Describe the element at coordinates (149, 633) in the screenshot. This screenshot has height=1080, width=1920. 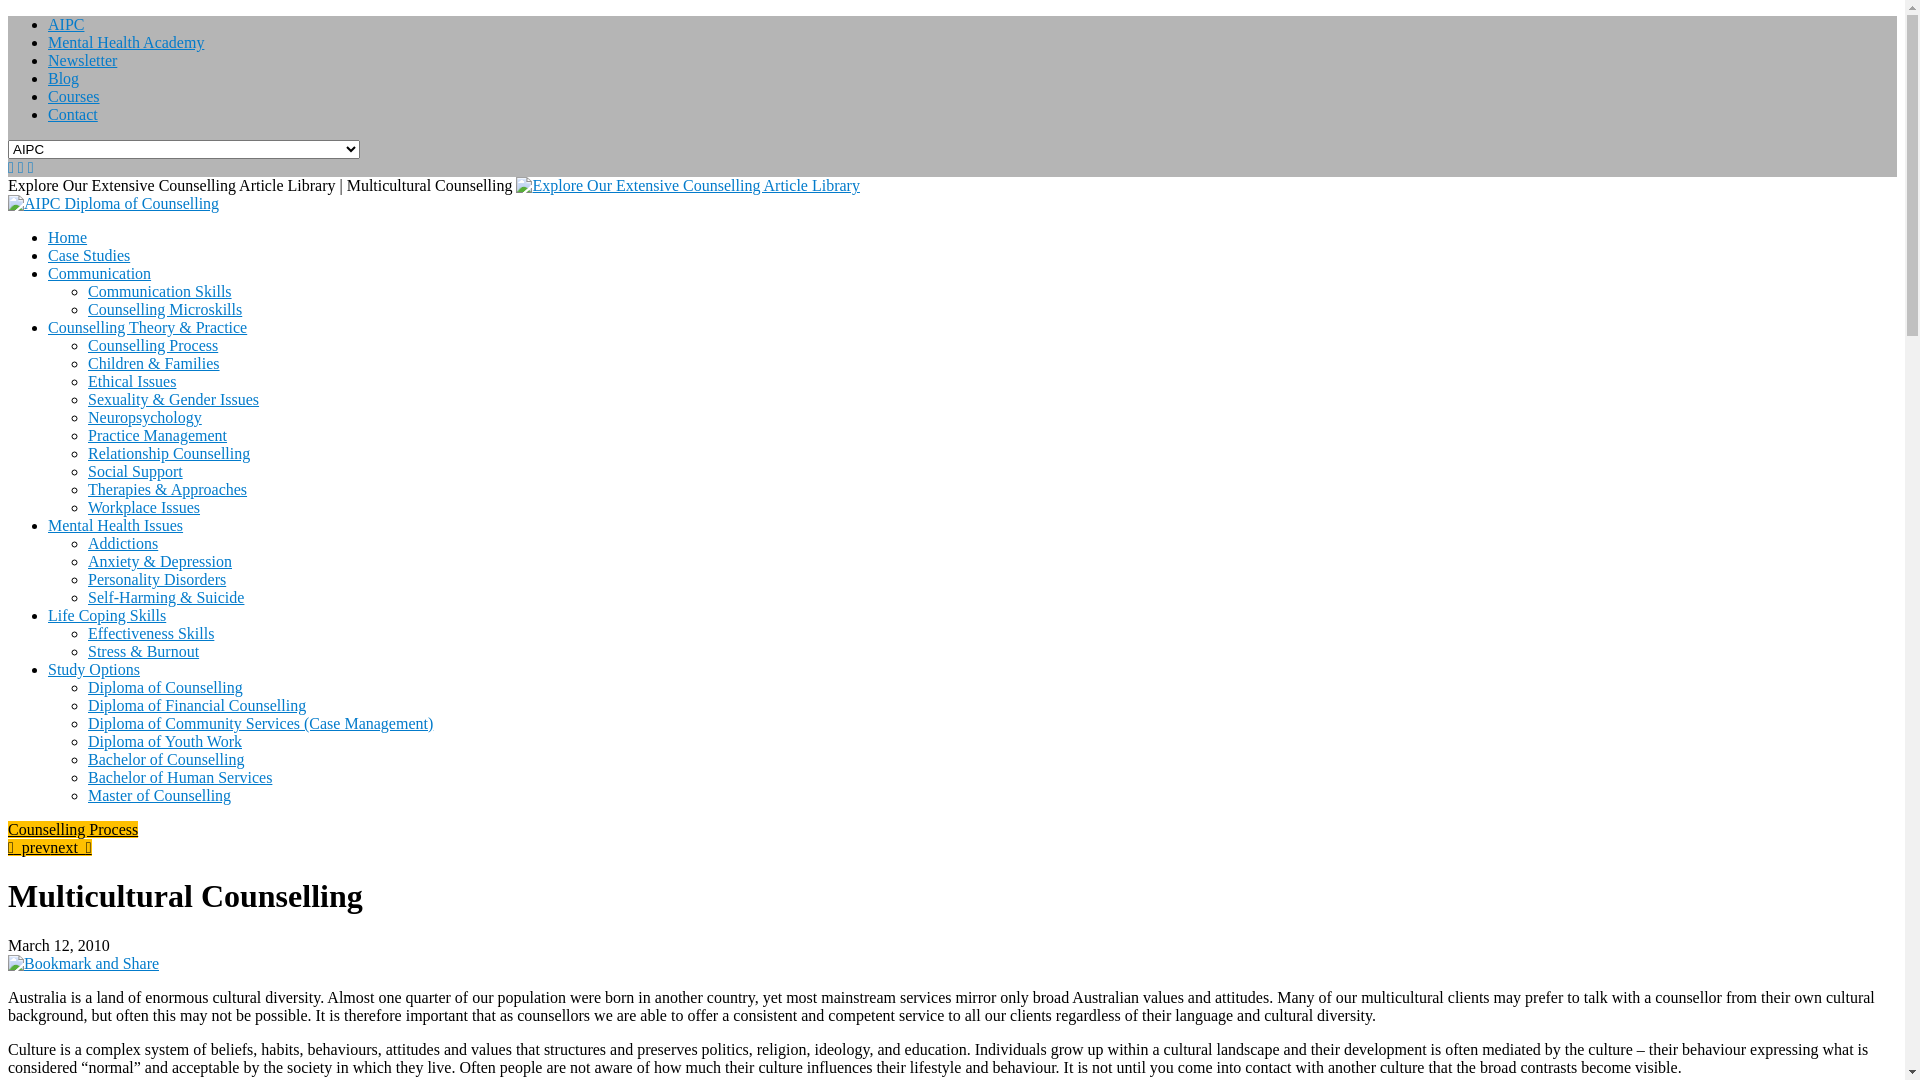
I see `'Effectiveness Skills'` at that location.